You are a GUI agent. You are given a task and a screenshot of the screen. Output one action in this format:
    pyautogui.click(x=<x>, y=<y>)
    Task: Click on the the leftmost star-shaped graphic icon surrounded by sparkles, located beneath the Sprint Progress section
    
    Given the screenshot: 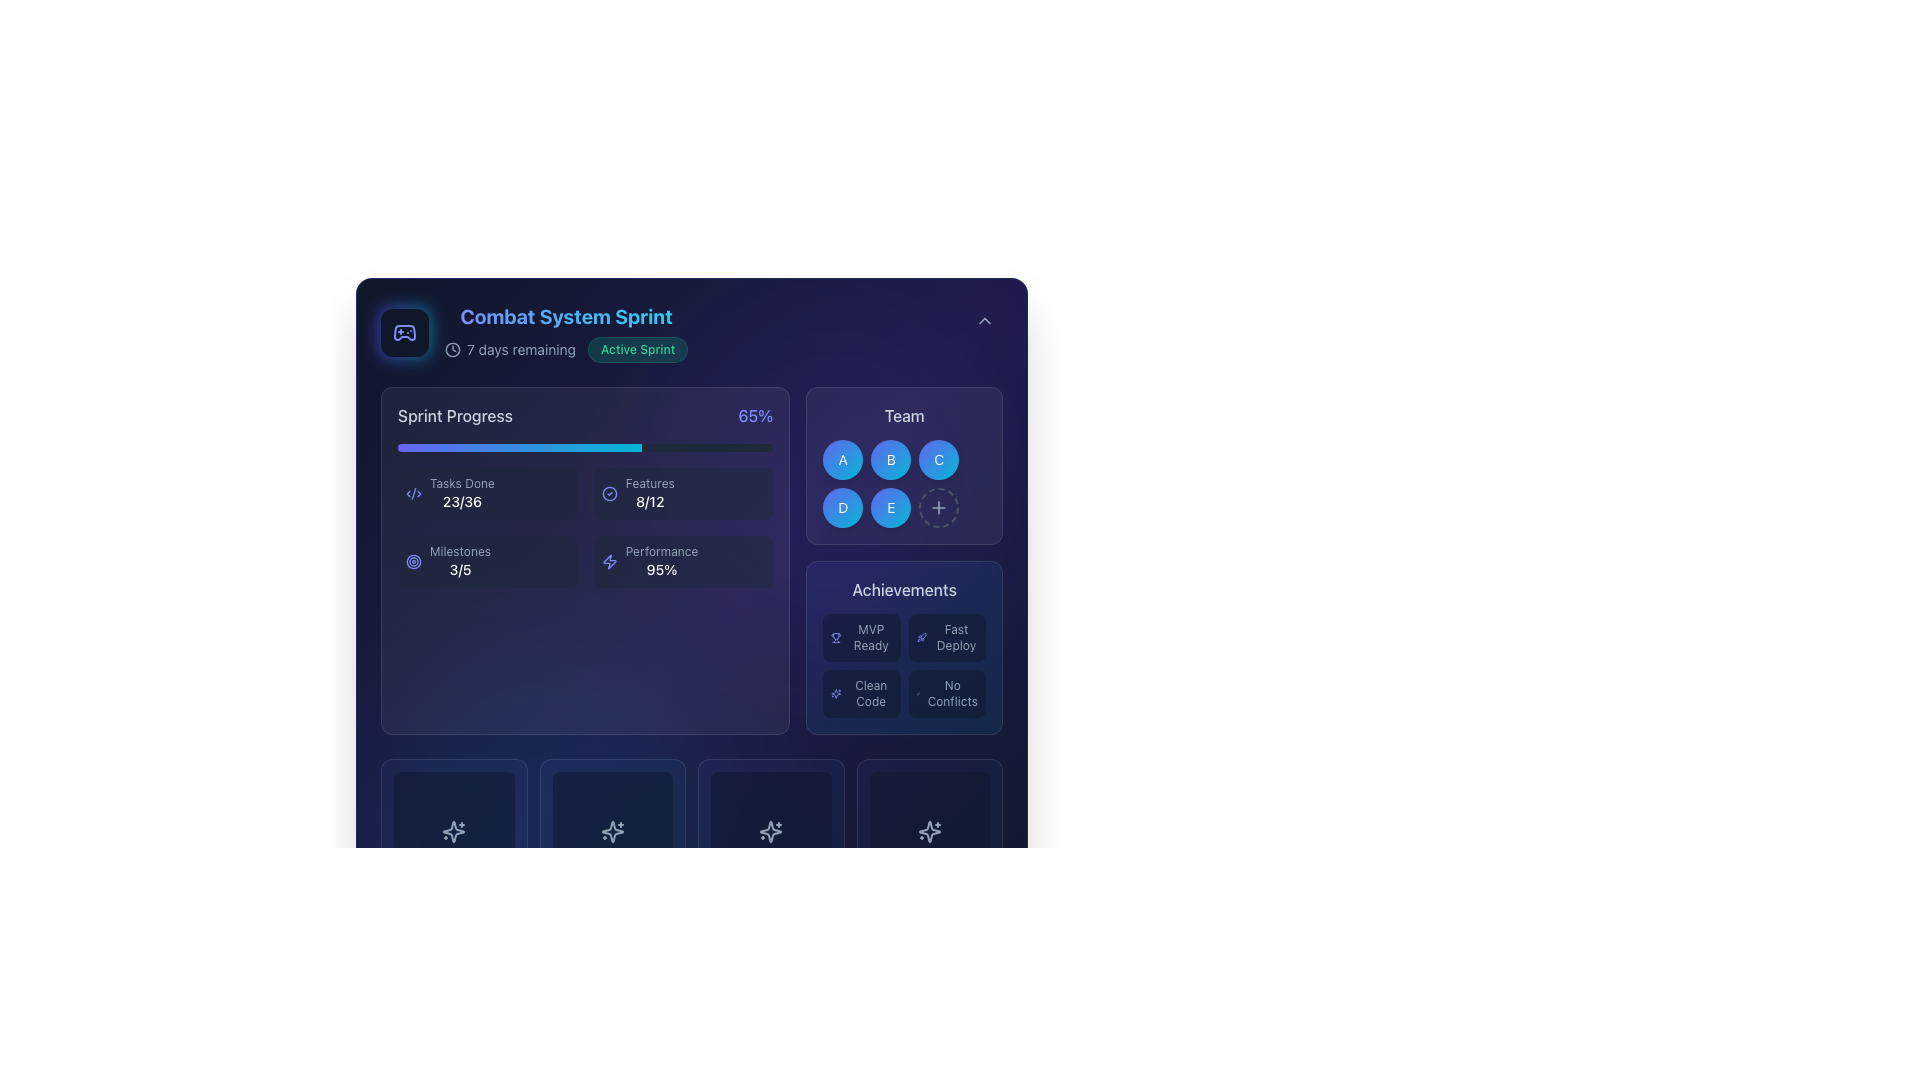 What is the action you would take?
    pyautogui.click(x=611, y=832)
    